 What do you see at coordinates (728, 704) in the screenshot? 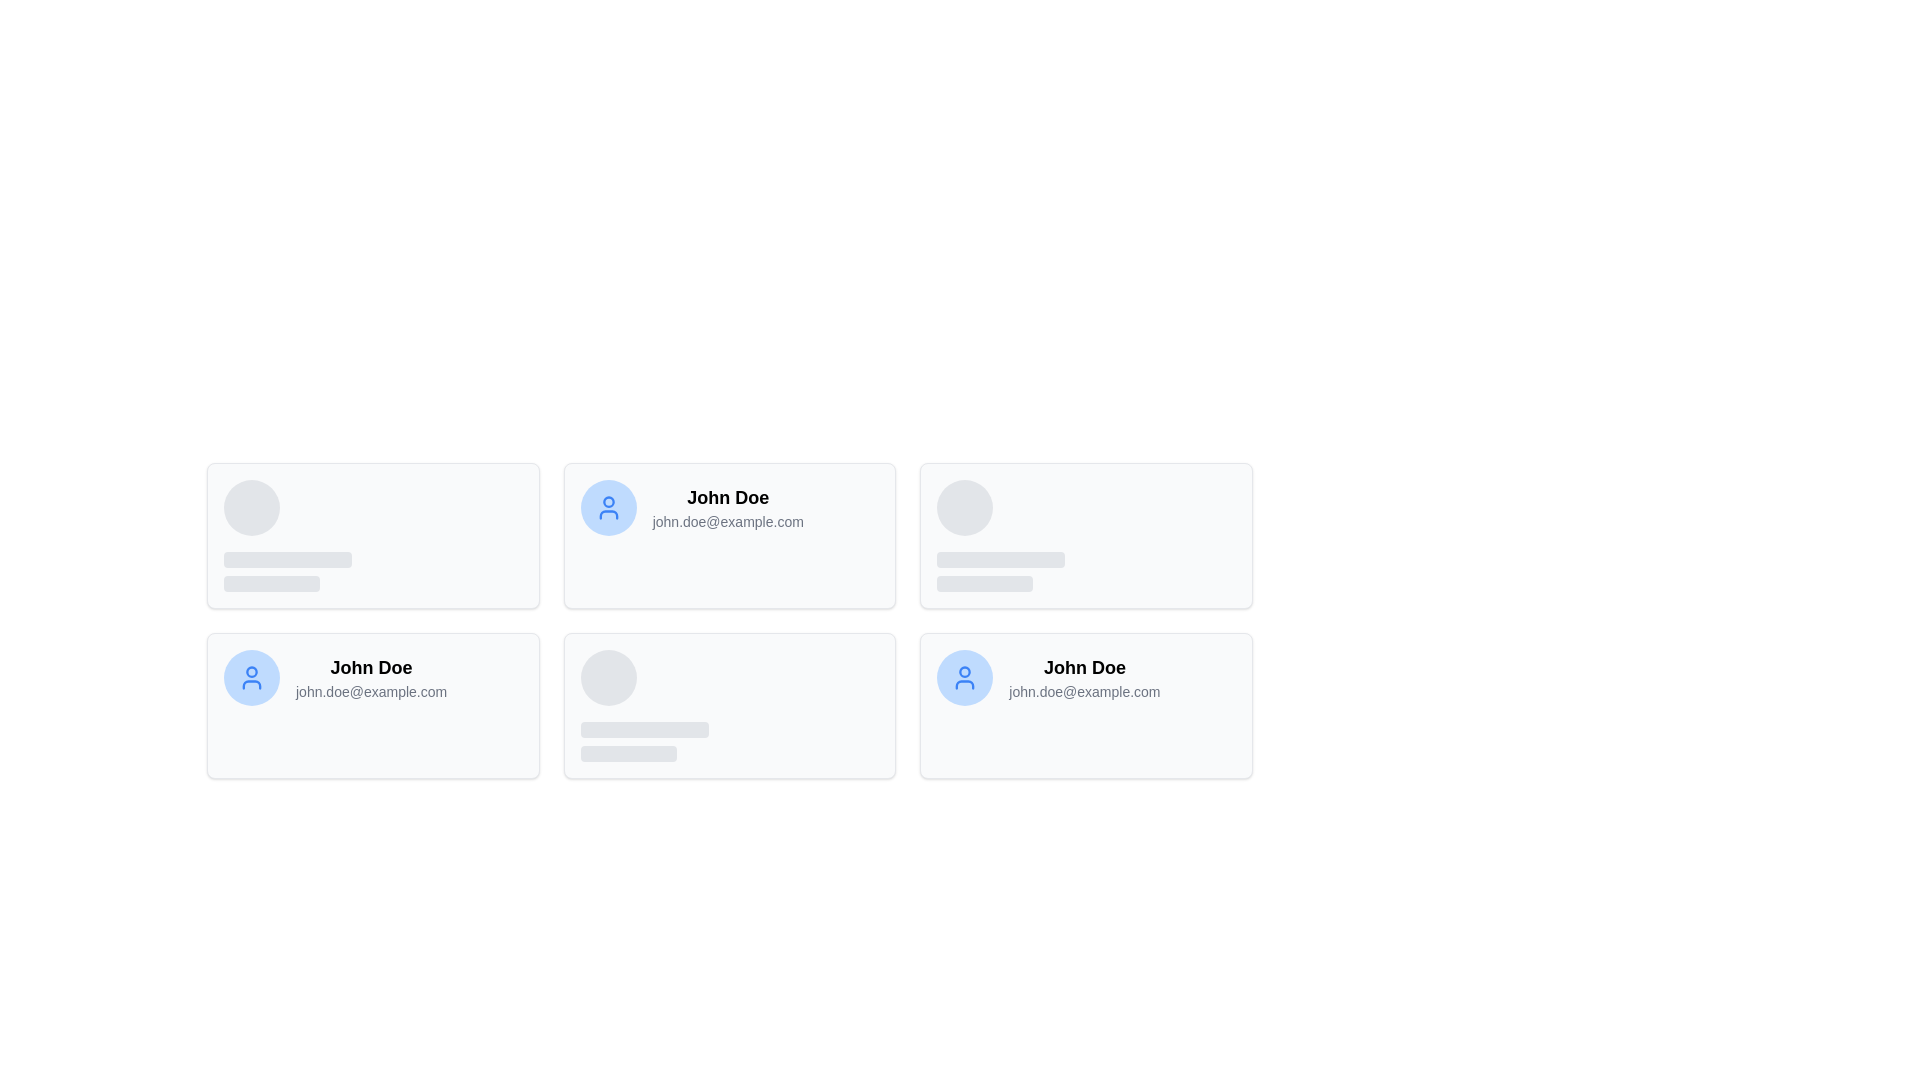
I see `the user profile or content preview card located in the second row and second column of the grid layout` at bounding box center [728, 704].